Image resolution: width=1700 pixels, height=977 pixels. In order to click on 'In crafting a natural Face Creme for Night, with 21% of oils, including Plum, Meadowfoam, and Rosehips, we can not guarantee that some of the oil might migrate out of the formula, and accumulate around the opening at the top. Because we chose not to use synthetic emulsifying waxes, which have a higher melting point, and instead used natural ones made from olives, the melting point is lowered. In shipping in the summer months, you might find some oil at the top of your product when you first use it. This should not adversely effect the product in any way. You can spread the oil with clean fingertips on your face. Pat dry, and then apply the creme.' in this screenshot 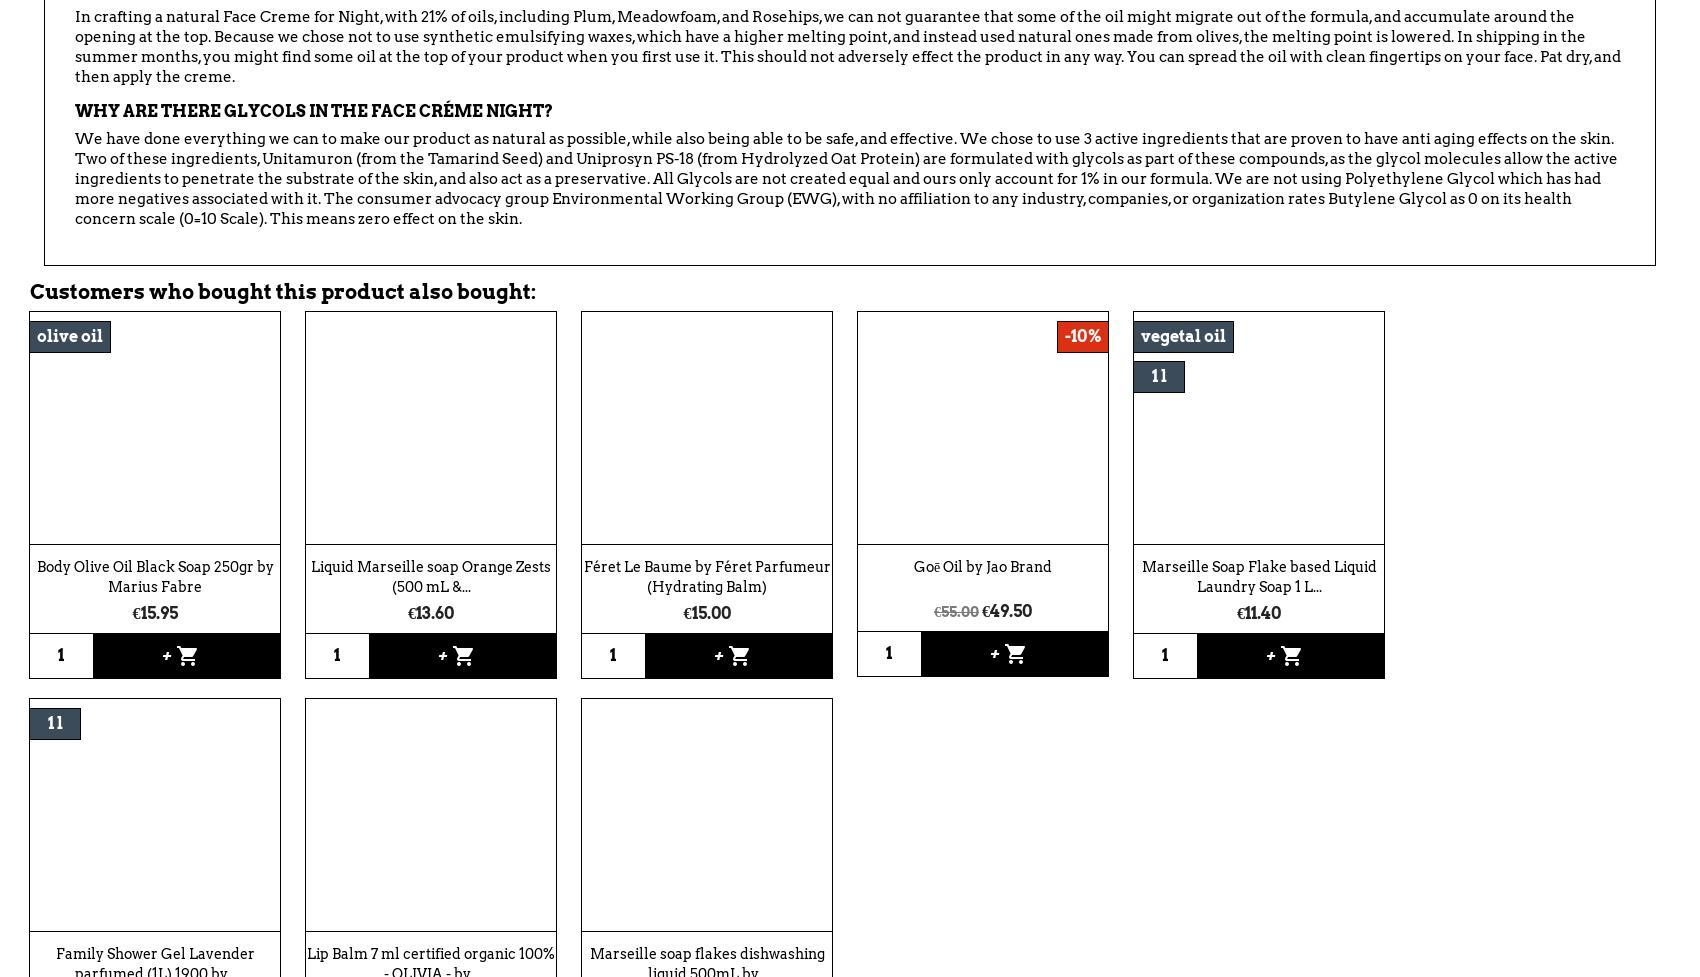, I will do `click(846, 46)`.